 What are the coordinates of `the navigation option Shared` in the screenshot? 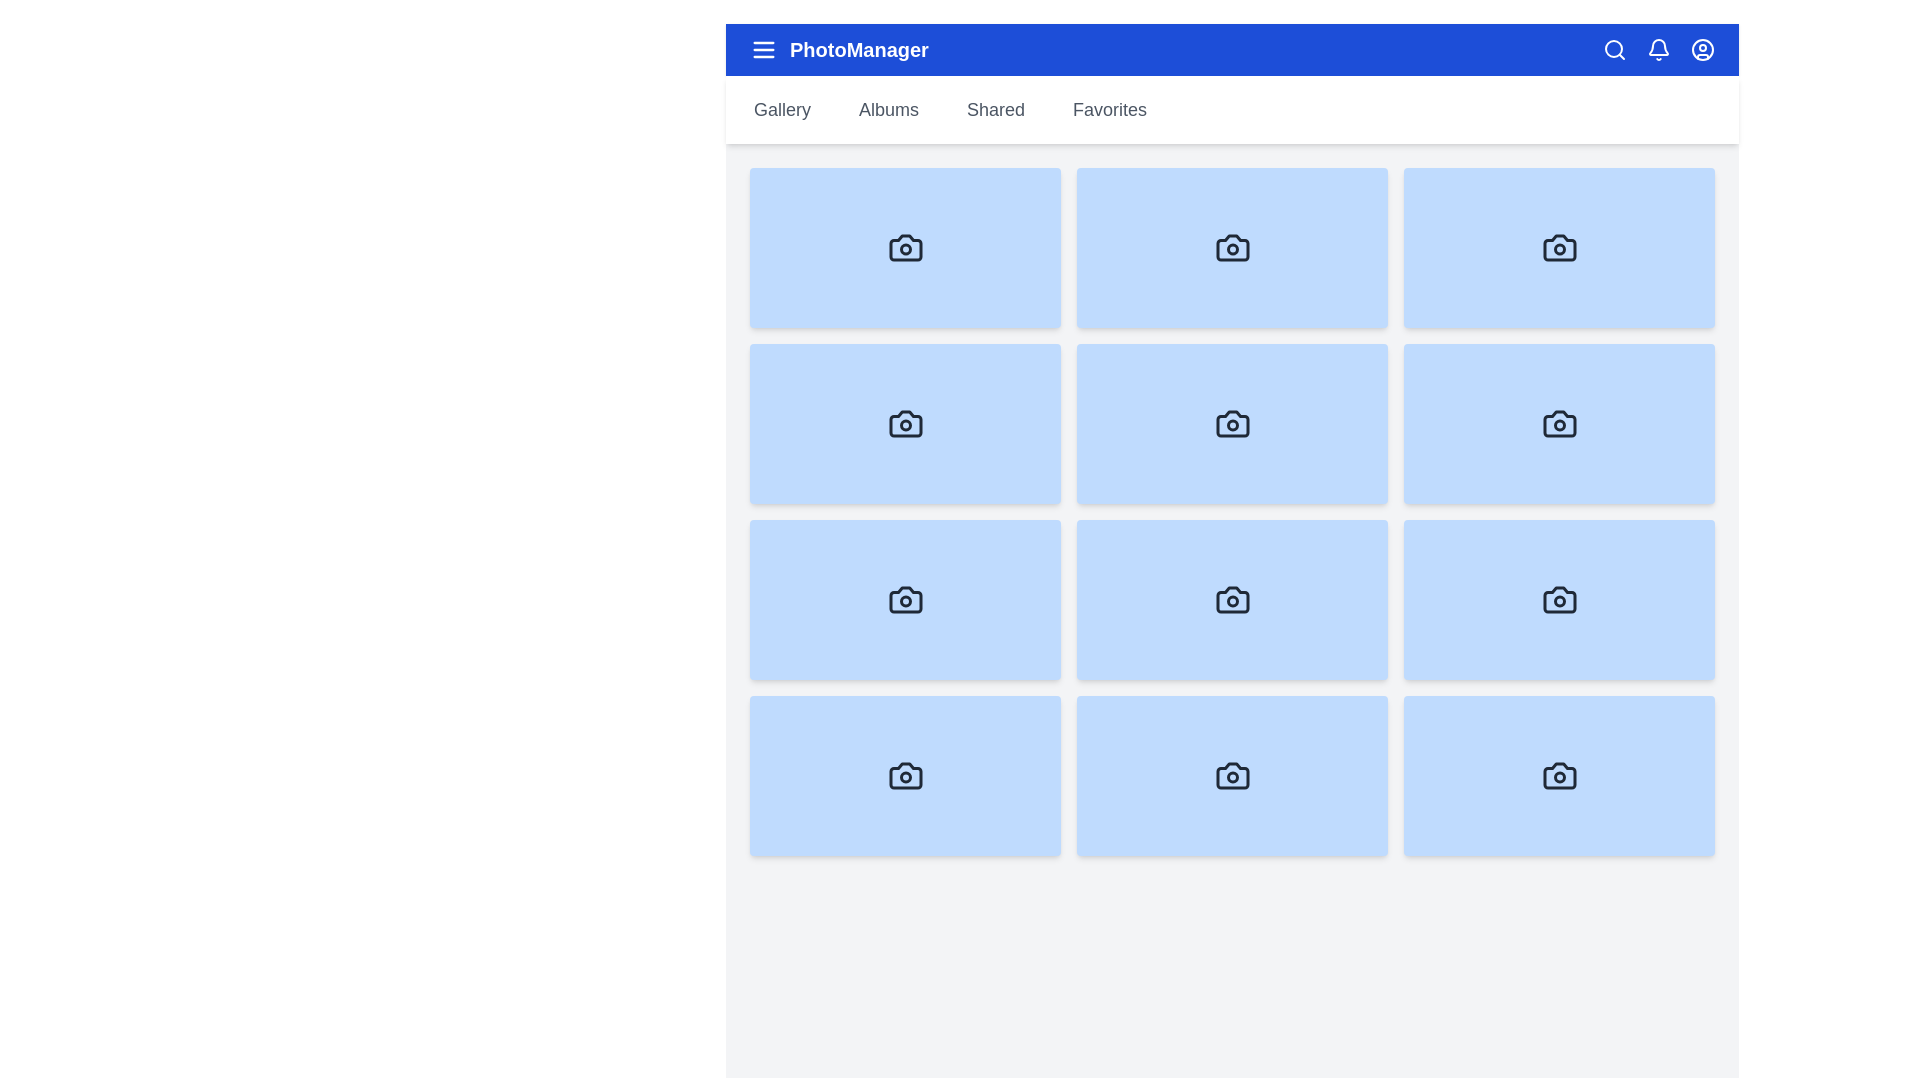 It's located at (996, 110).